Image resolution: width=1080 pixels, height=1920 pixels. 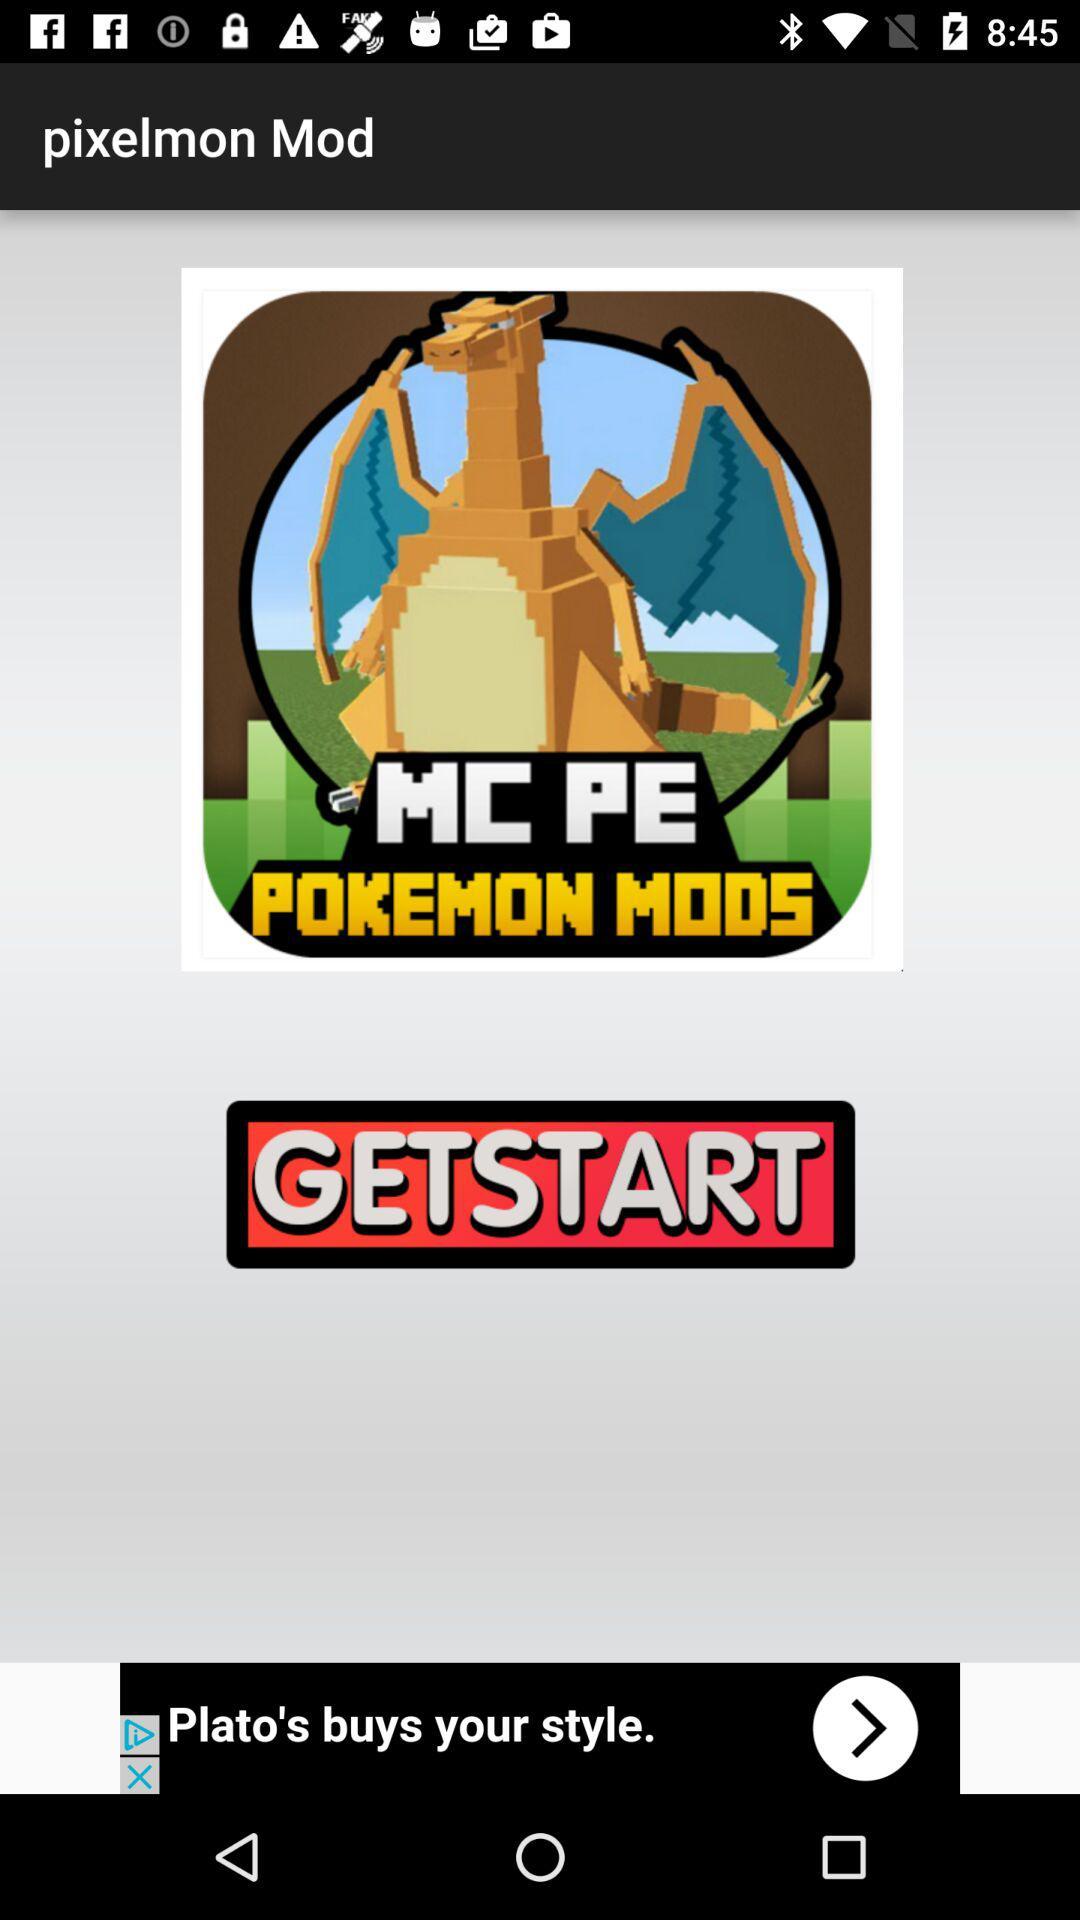 What do you see at coordinates (540, 1727) in the screenshot?
I see `a link to an advertisement` at bounding box center [540, 1727].